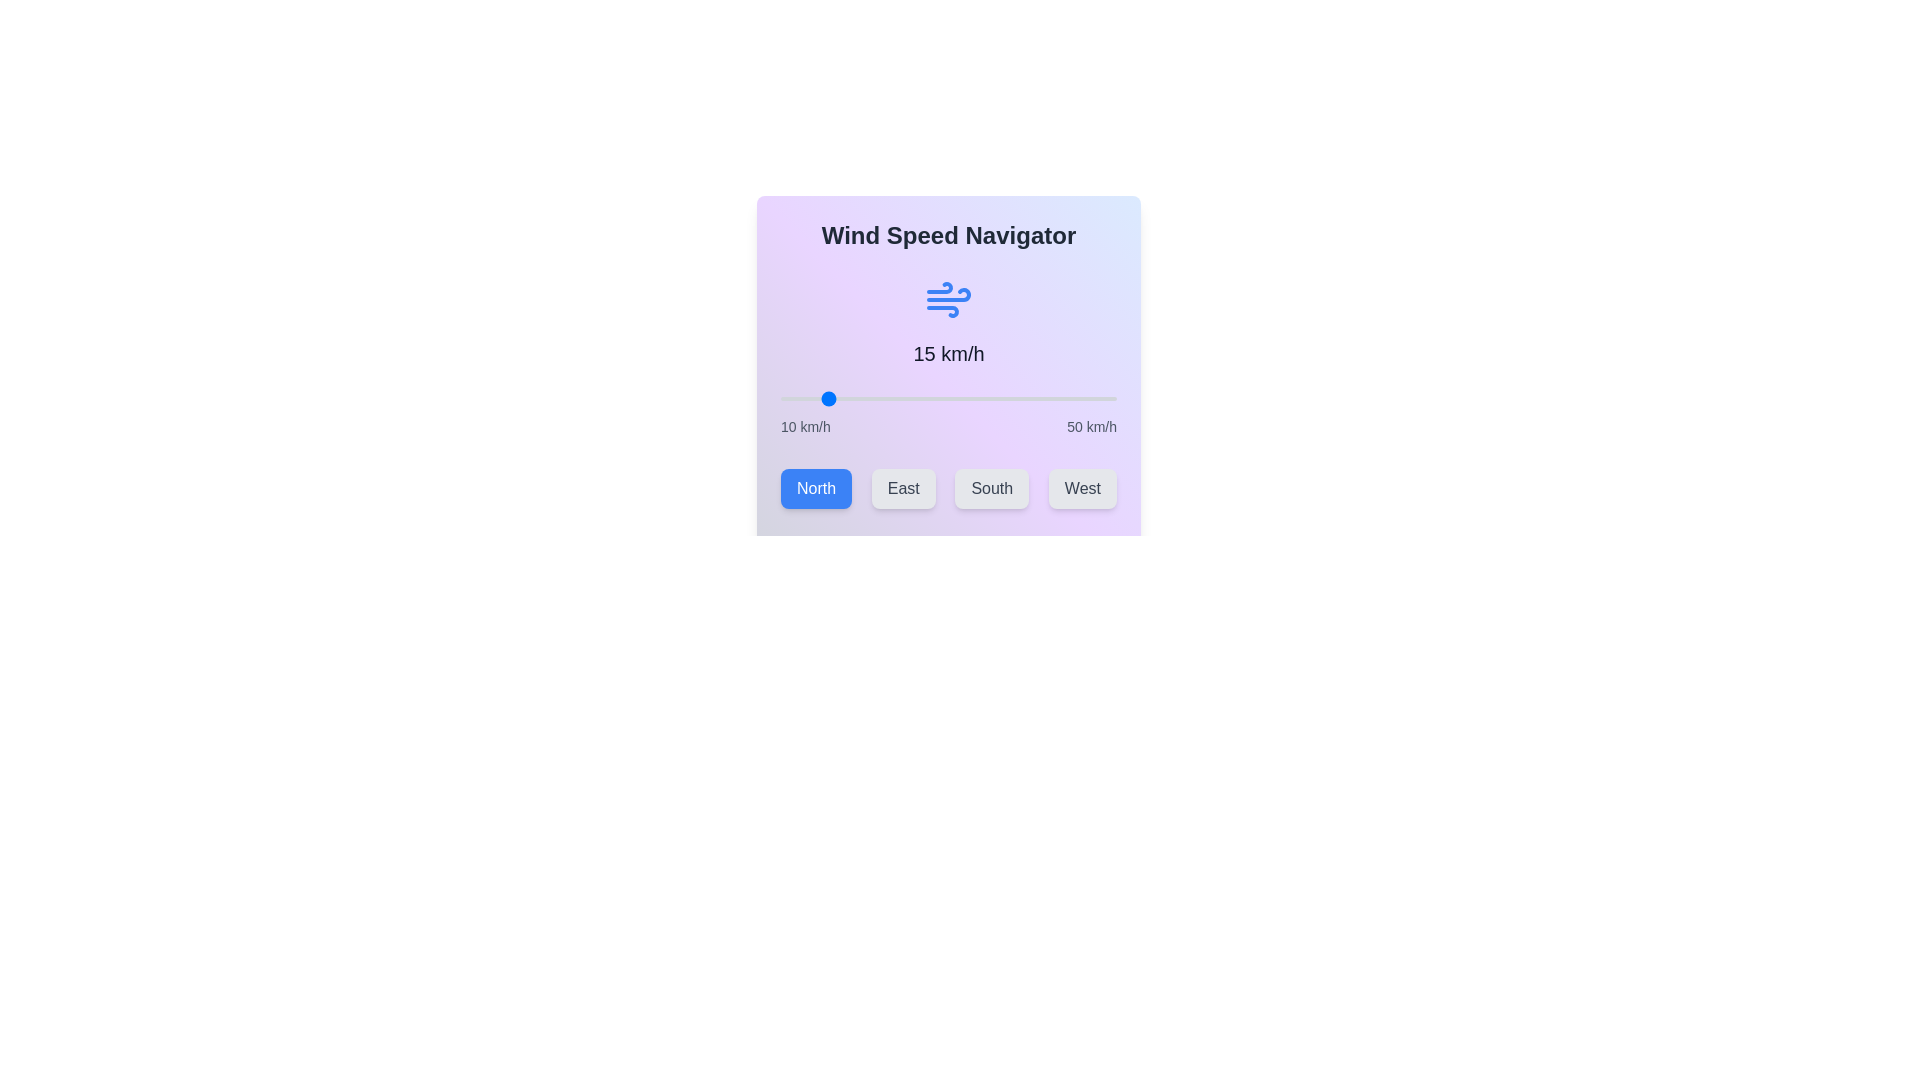 This screenshot has width=1920, height=1080. I want to click on the wind speed text element, so click(948, 353).